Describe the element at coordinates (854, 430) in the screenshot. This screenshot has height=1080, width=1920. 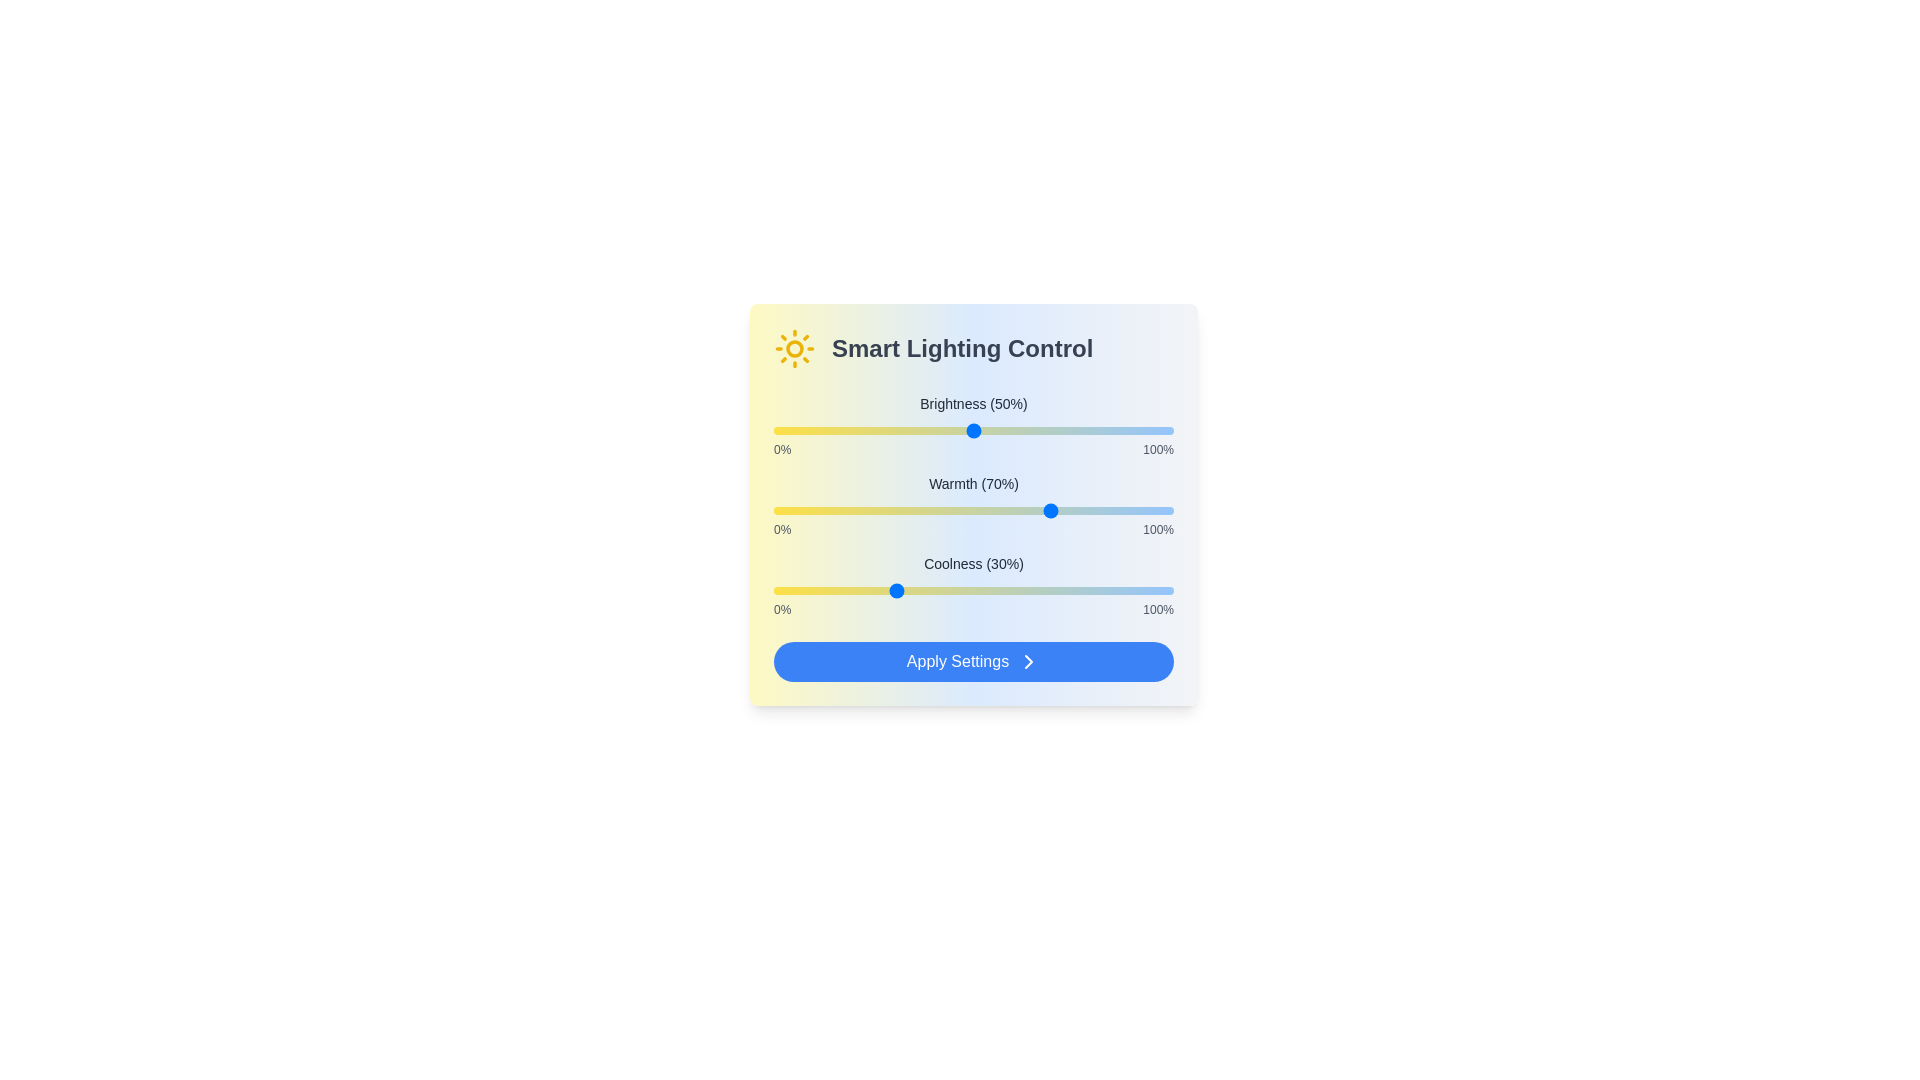
I see `the brightness slider to 20%` at that location.